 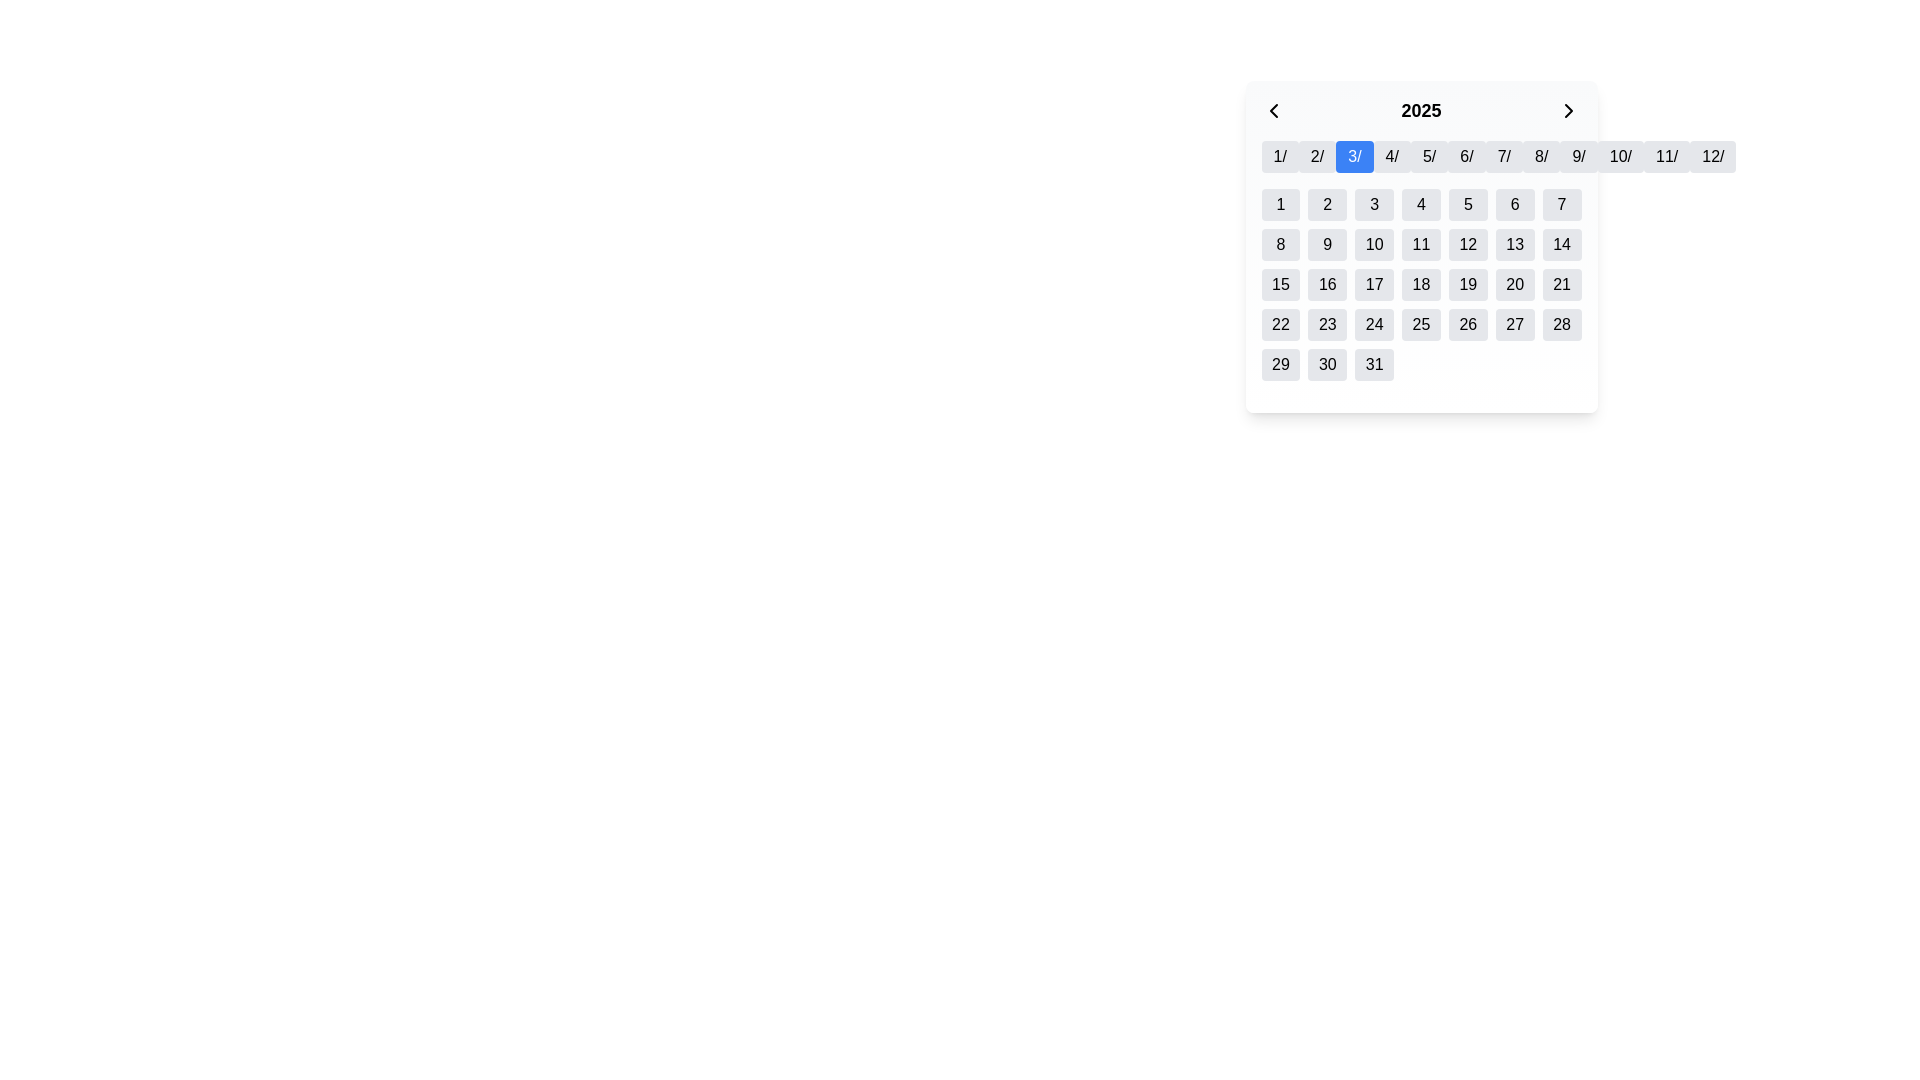 I want to click on the button representing the month of July in the calendar interface, so click(x=1504, y=156).